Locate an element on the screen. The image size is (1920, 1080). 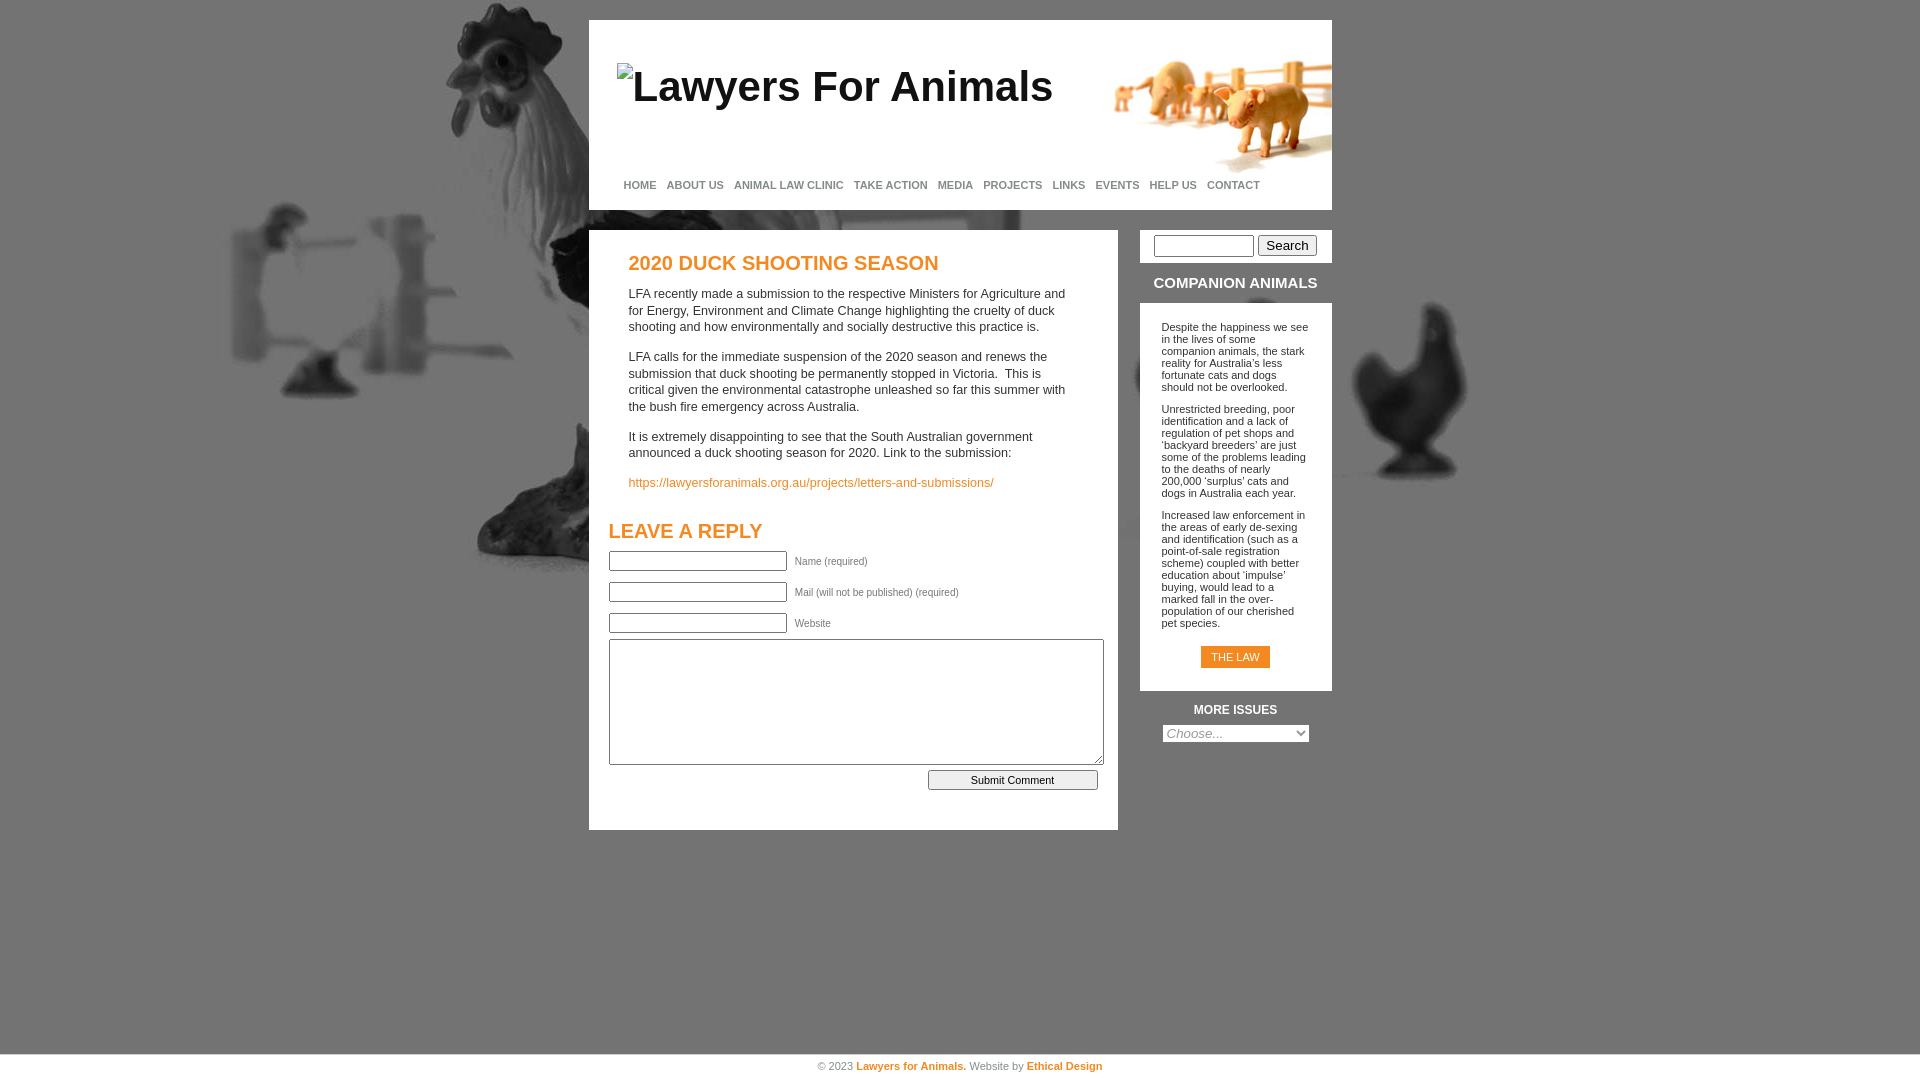
'ABOUT US' is located at coordinates (695, 185).